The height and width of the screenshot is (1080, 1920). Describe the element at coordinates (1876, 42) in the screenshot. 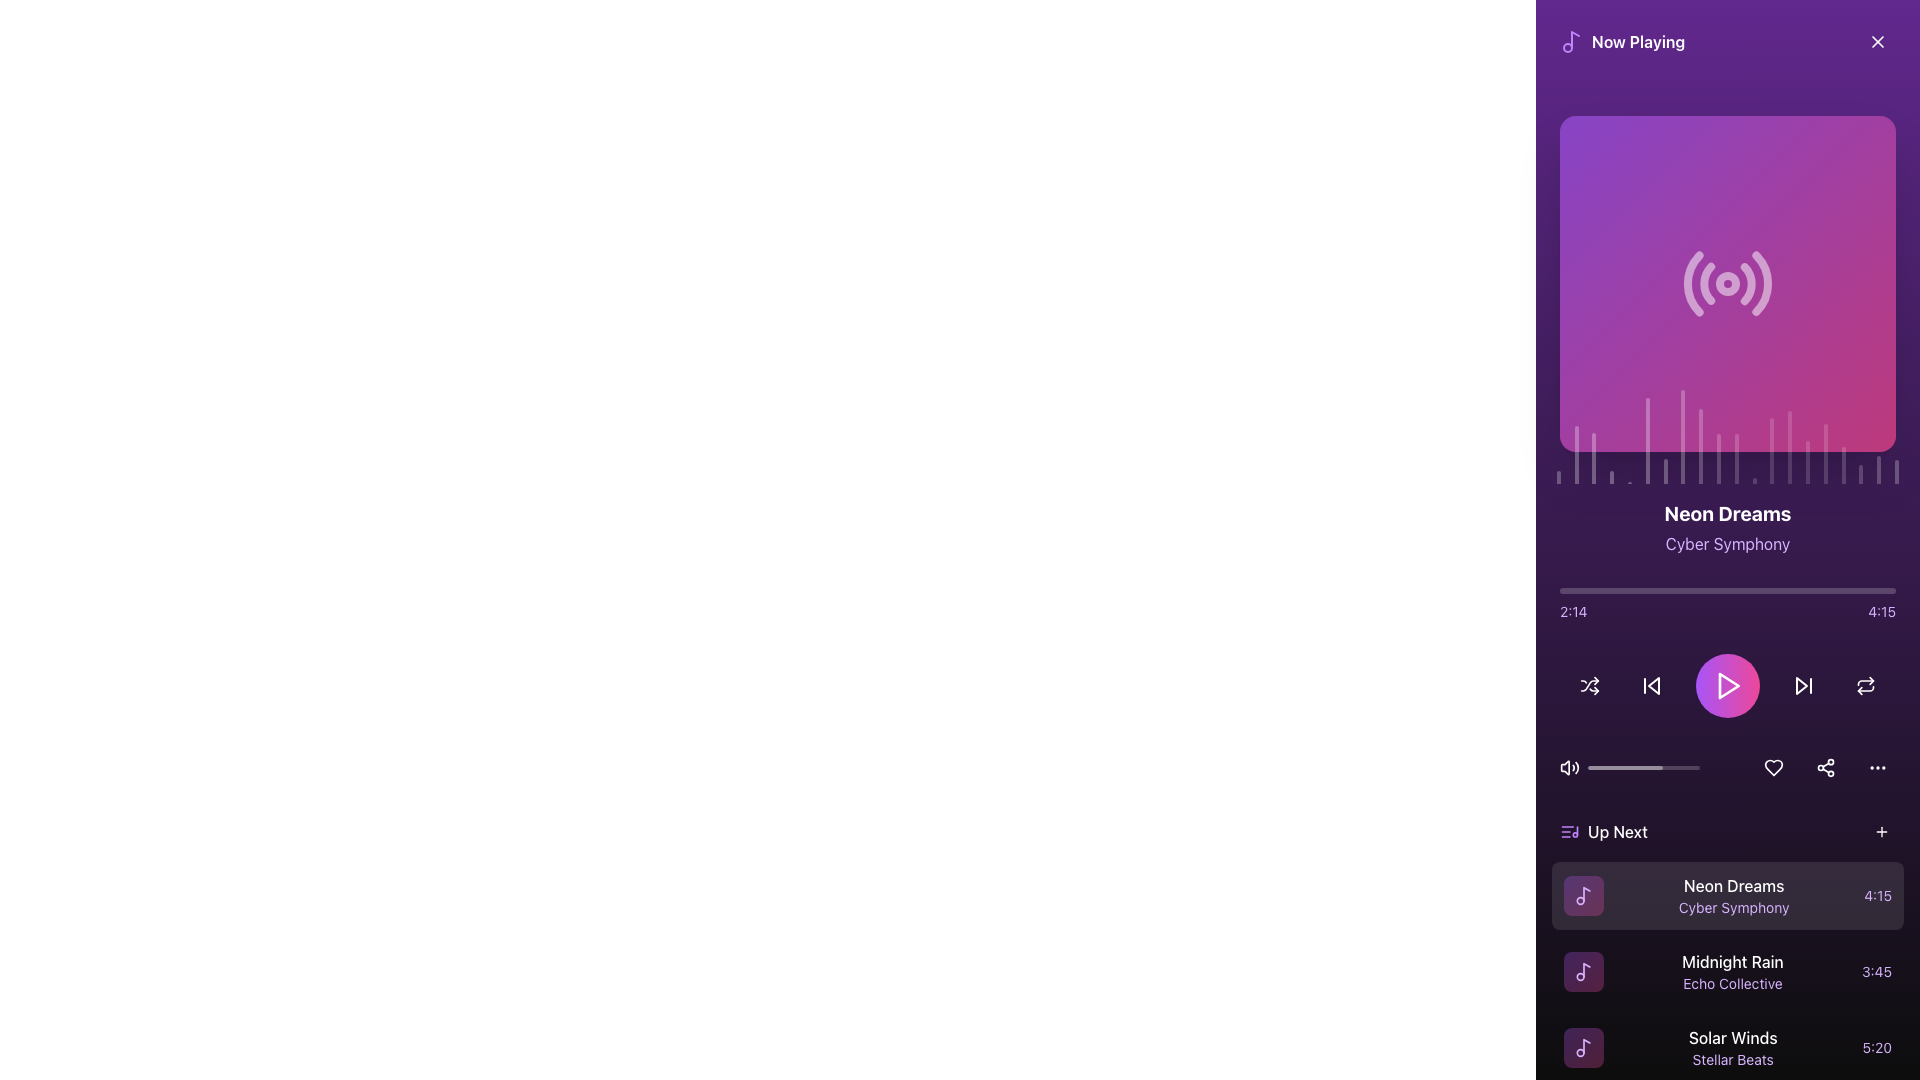

I see `the close button located in the top-right corner of the 'Now Playing' section to observe the style change` at that location.